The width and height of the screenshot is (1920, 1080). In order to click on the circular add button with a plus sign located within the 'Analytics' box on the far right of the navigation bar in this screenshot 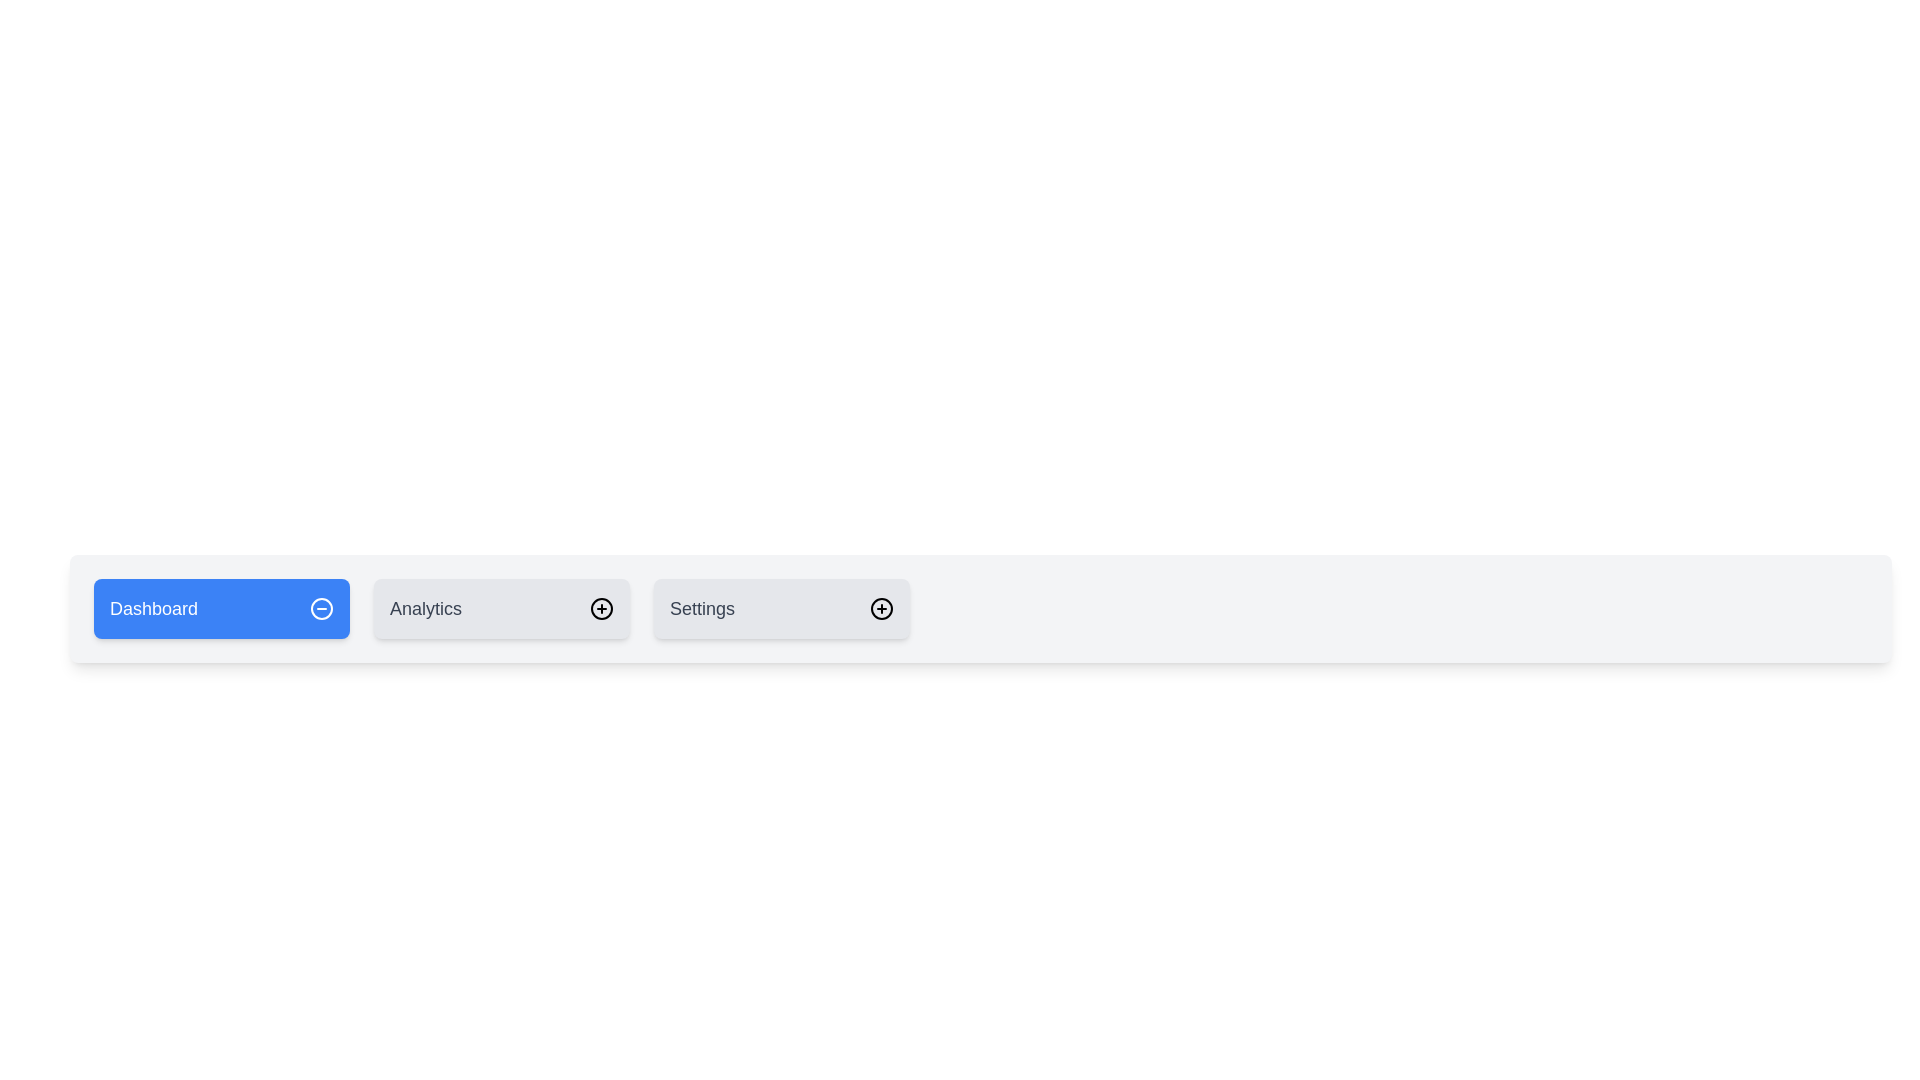, I will do `click(600, 608)`.